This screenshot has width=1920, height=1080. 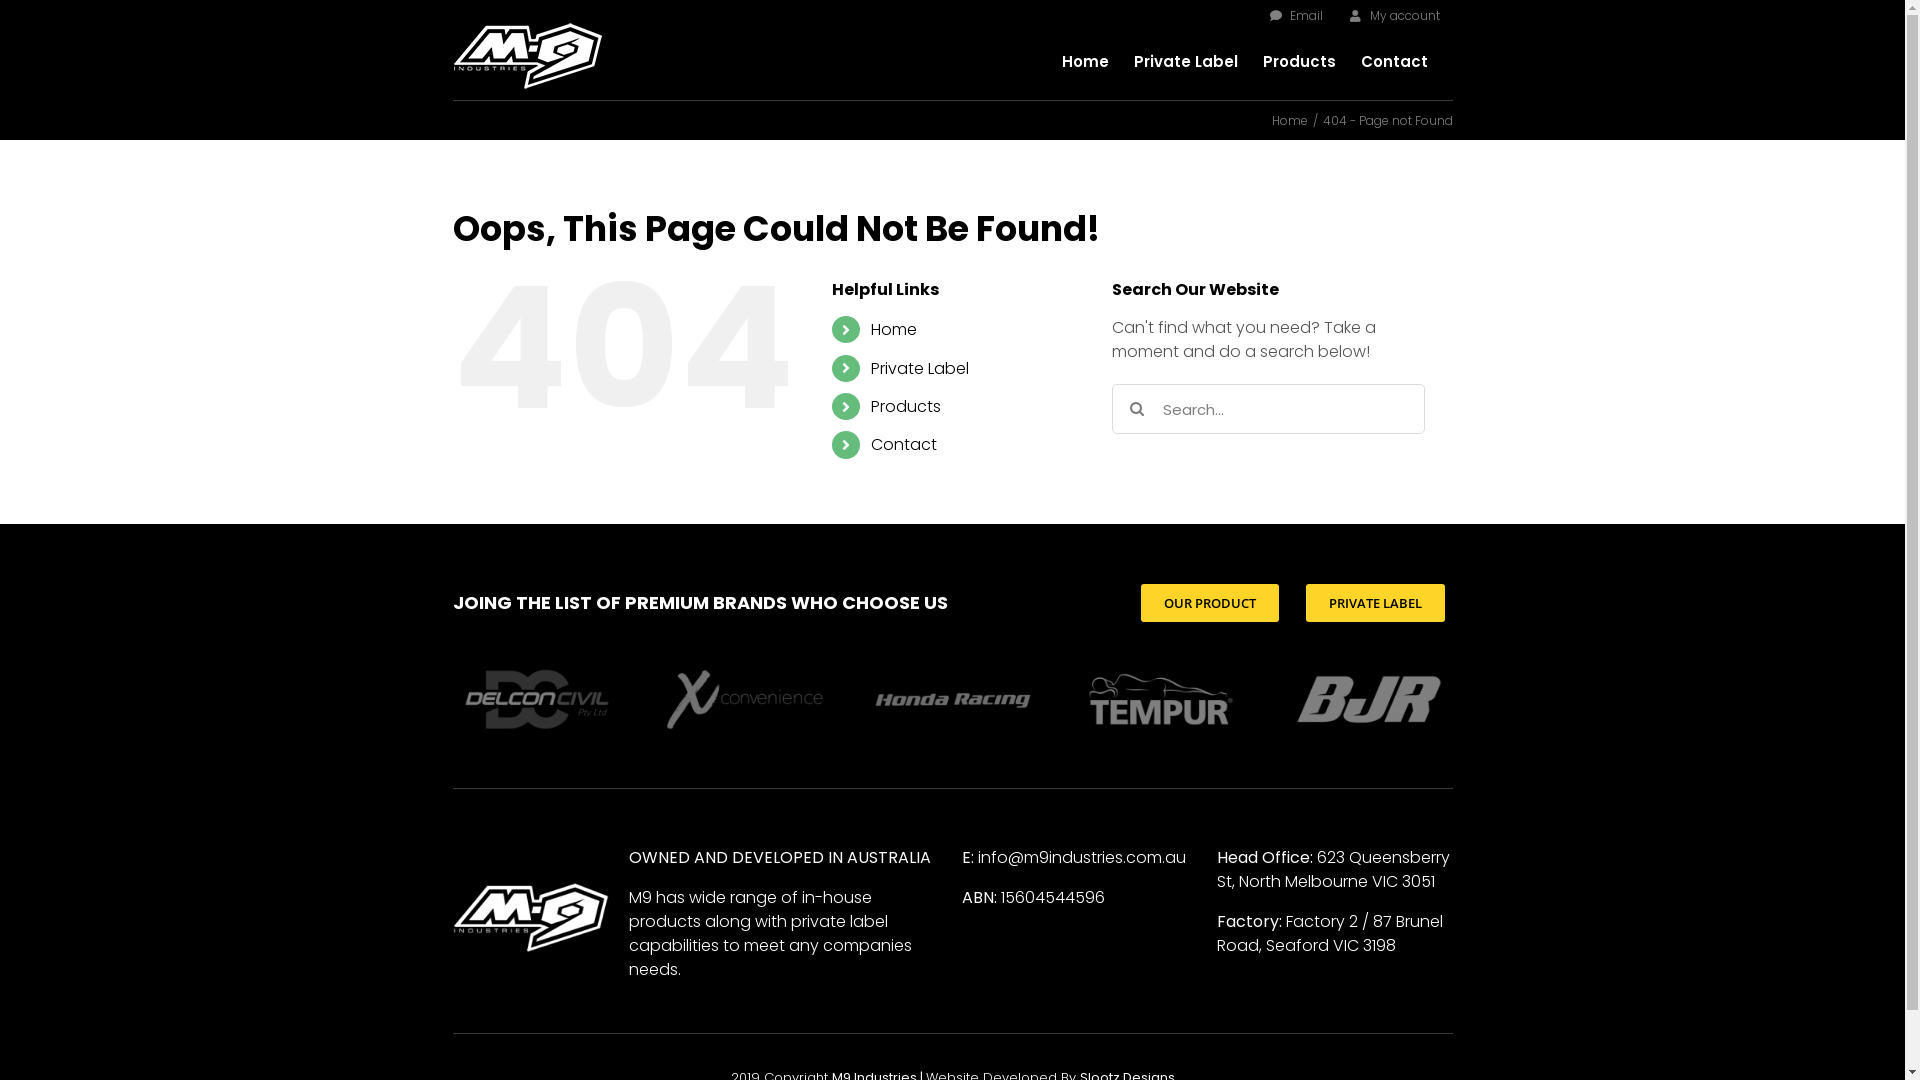 What do you see at coordinates (1295, 15) in the screenshot?
I see `'Email'` at bounding box center [1295, 15].